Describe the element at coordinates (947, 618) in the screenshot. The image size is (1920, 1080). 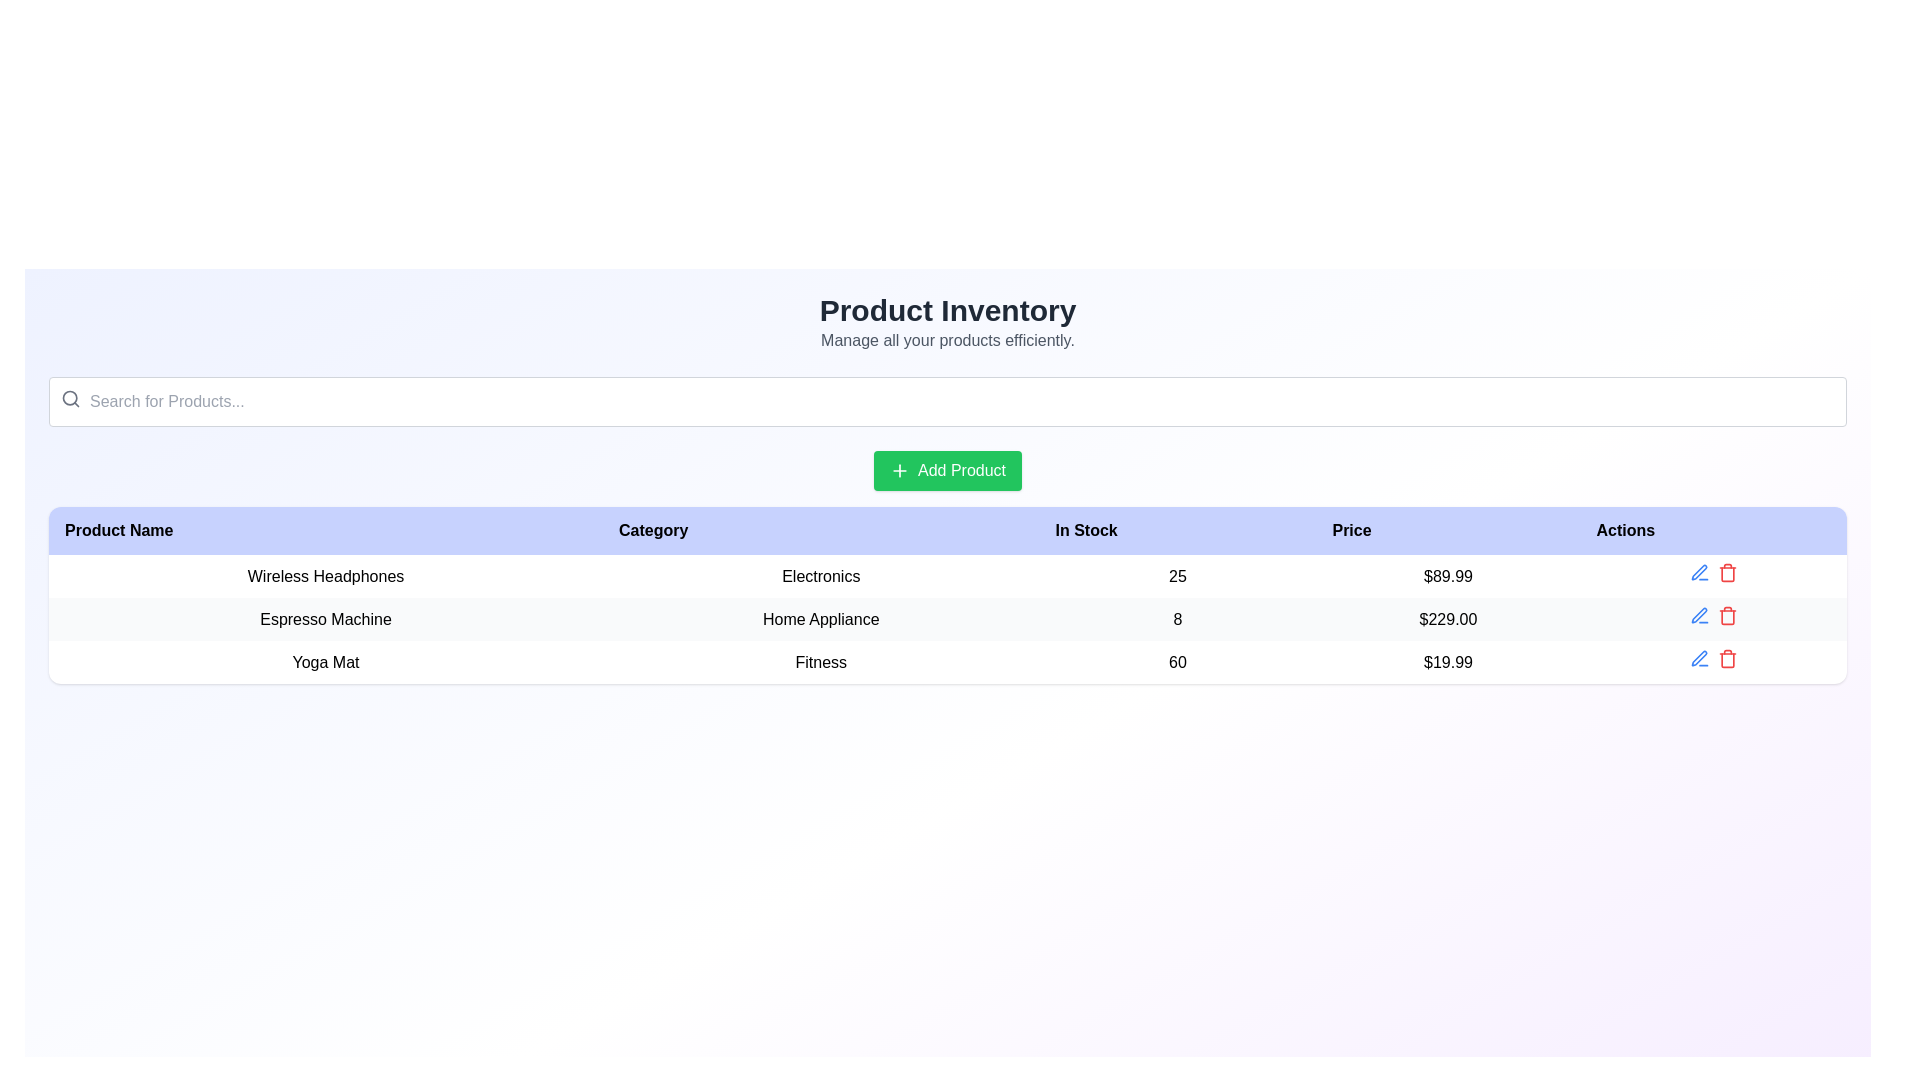
I see `the action icons in the second row of the 'Product Inventory' table, which displays details about the product 'Espresso Machine'` at that location.